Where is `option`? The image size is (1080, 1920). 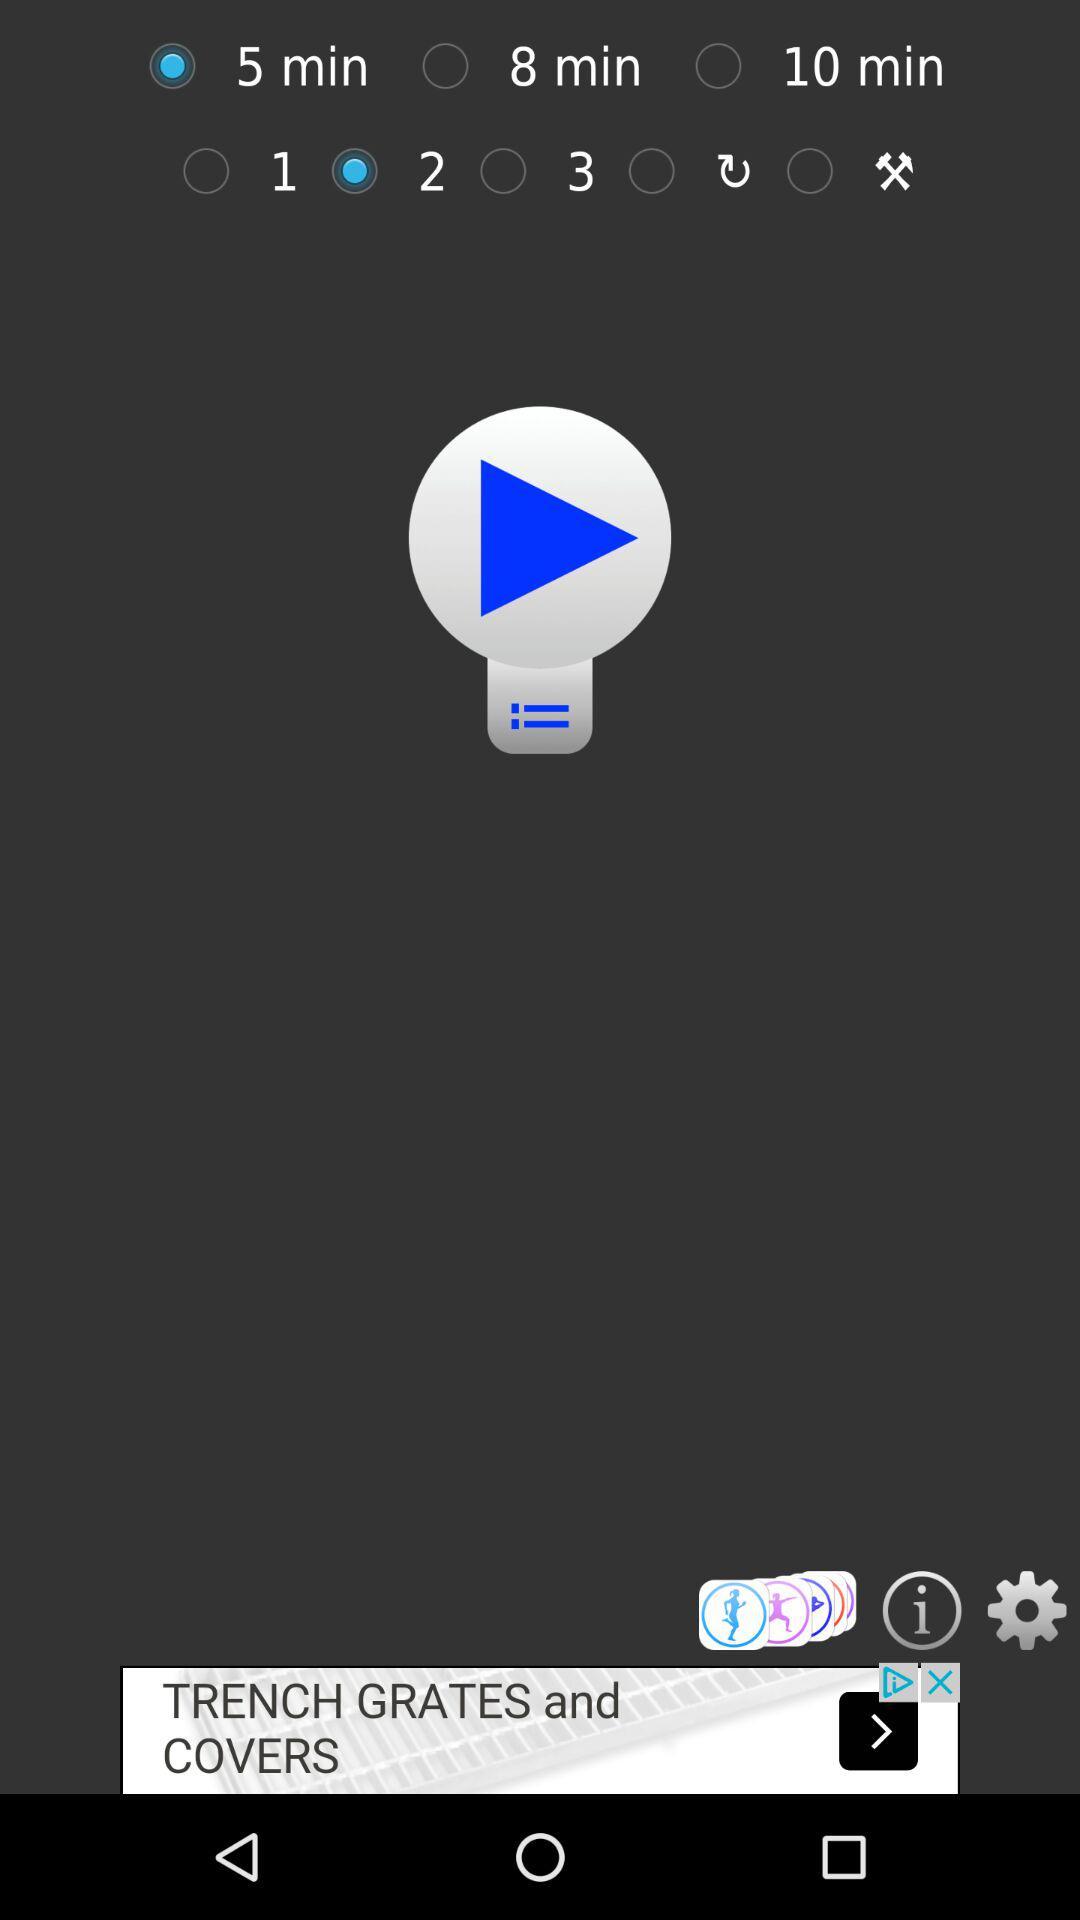
option is located at coordinates (365, 171).